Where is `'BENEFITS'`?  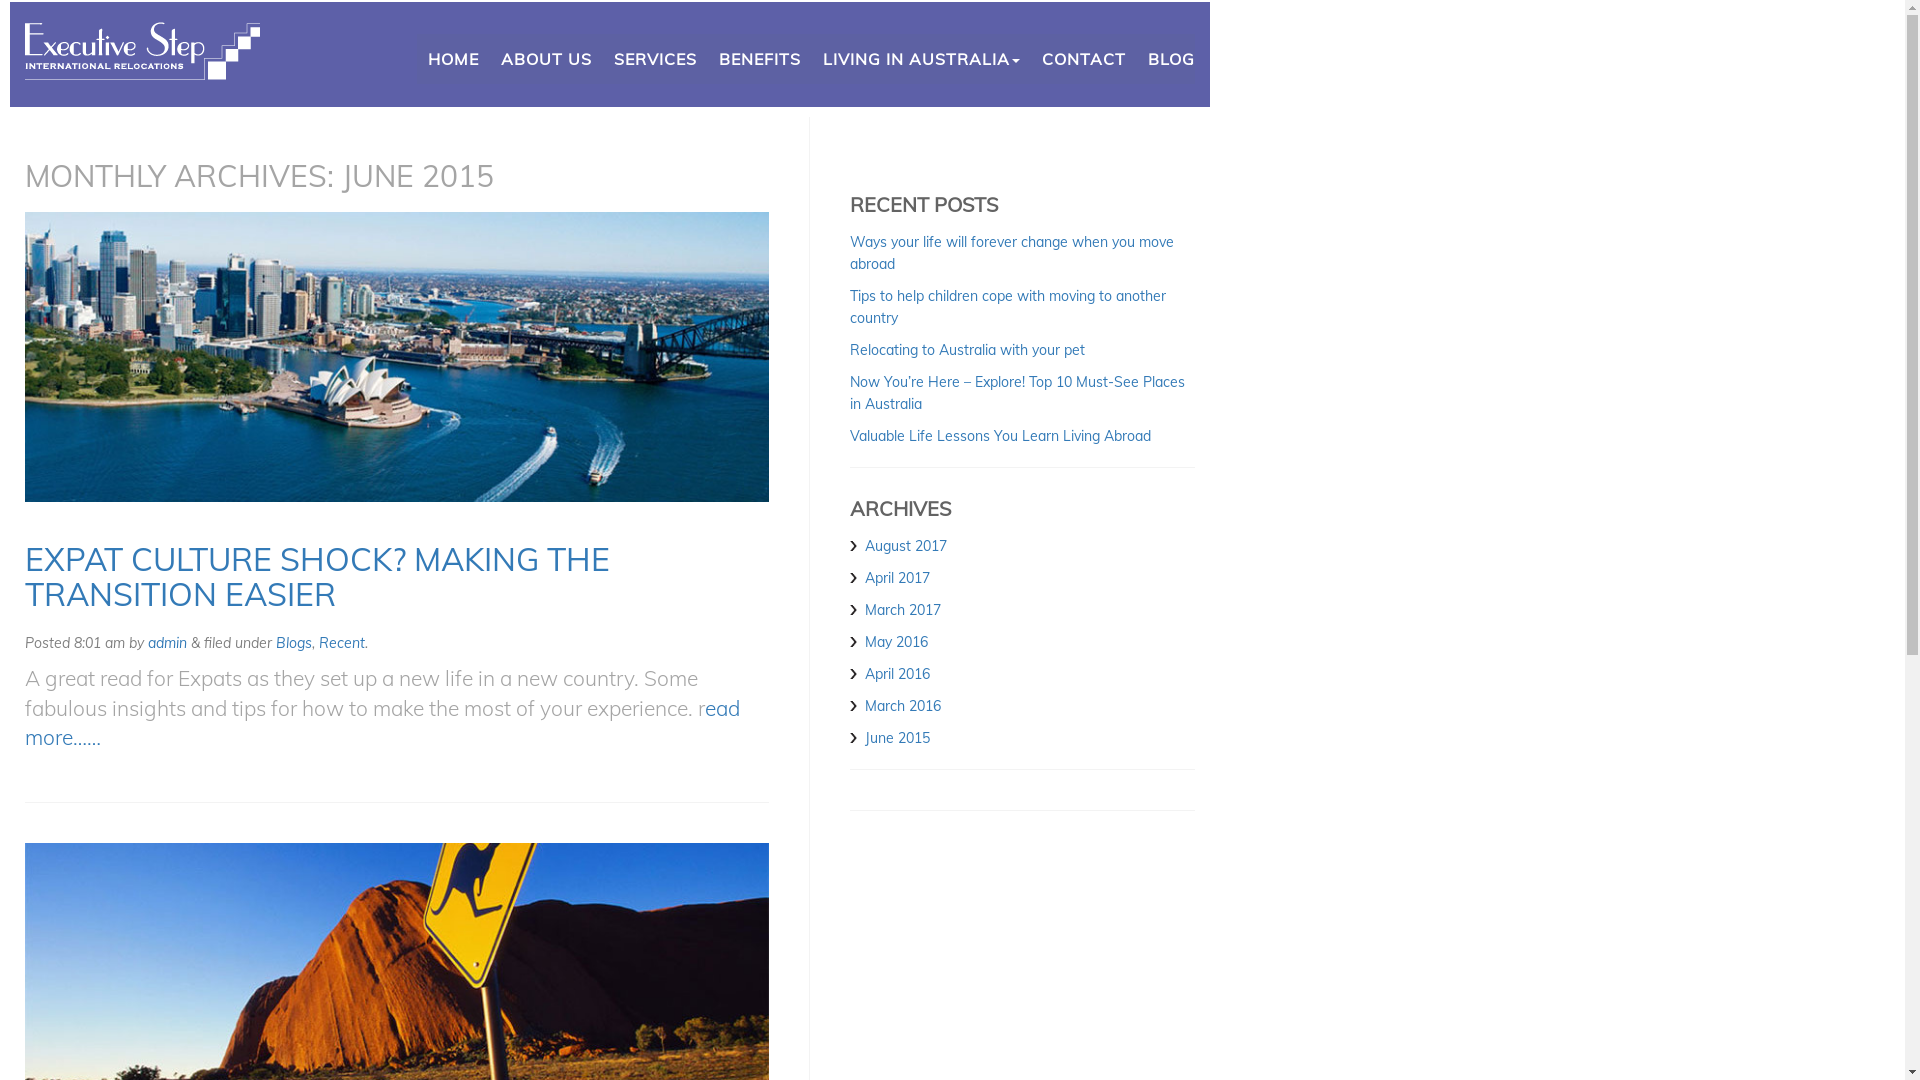 'BENEFITS' is located at coordinates (758, 57).